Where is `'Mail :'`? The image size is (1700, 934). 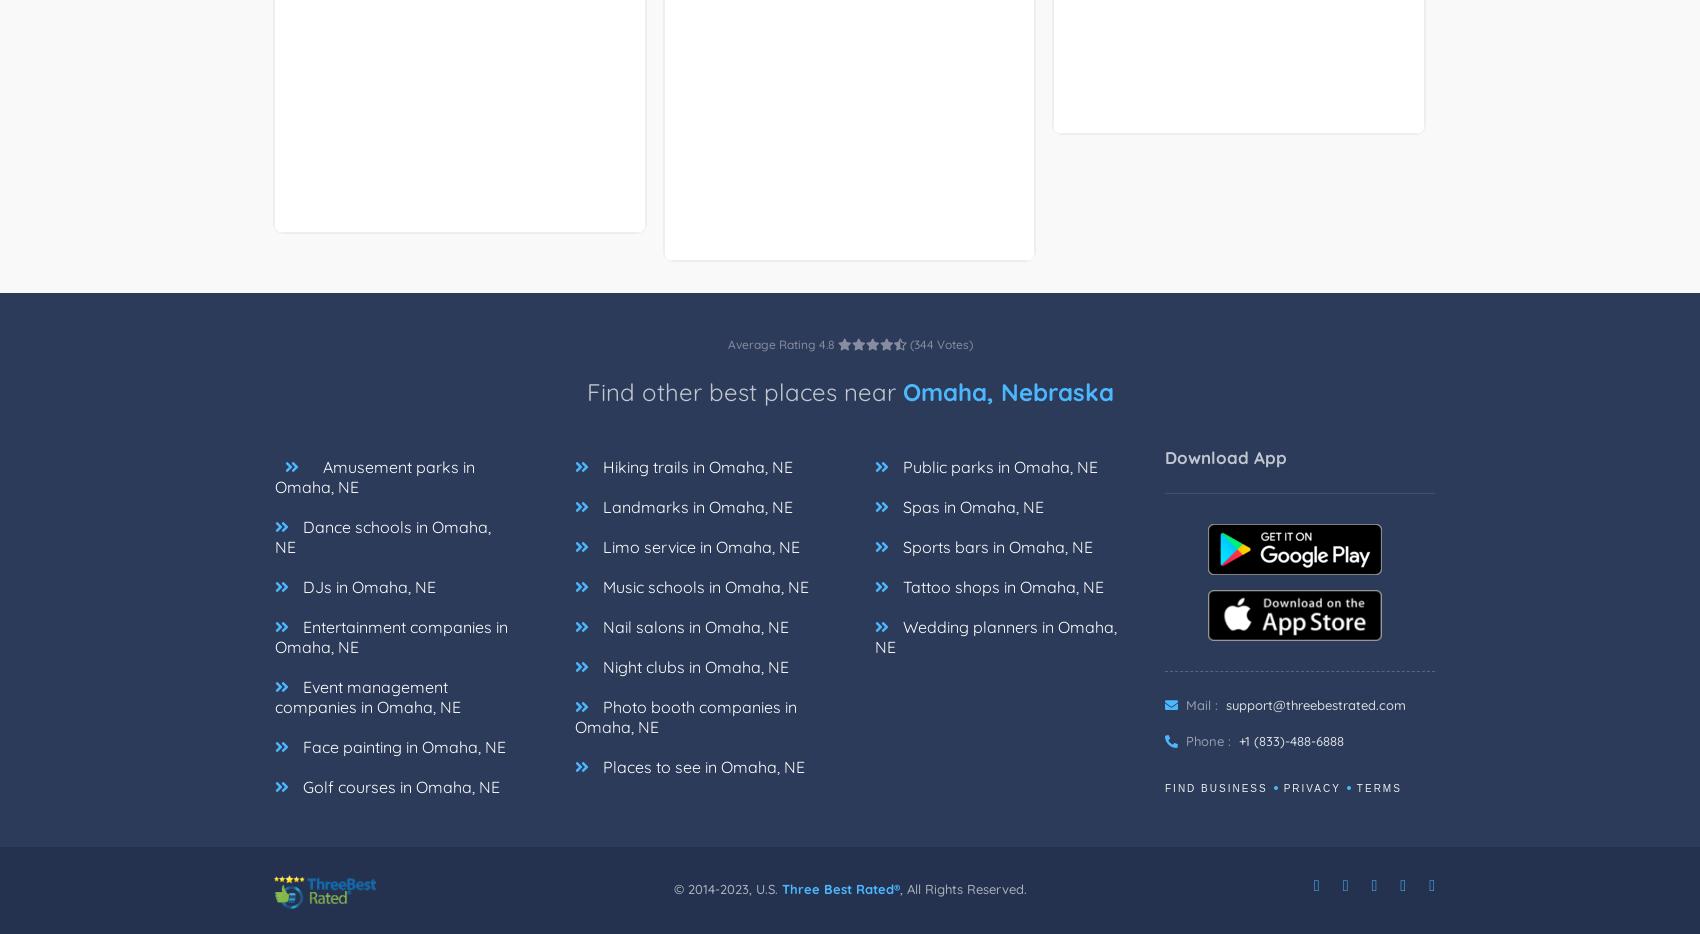 'Mail :' is located at coordinates (1199, 704).